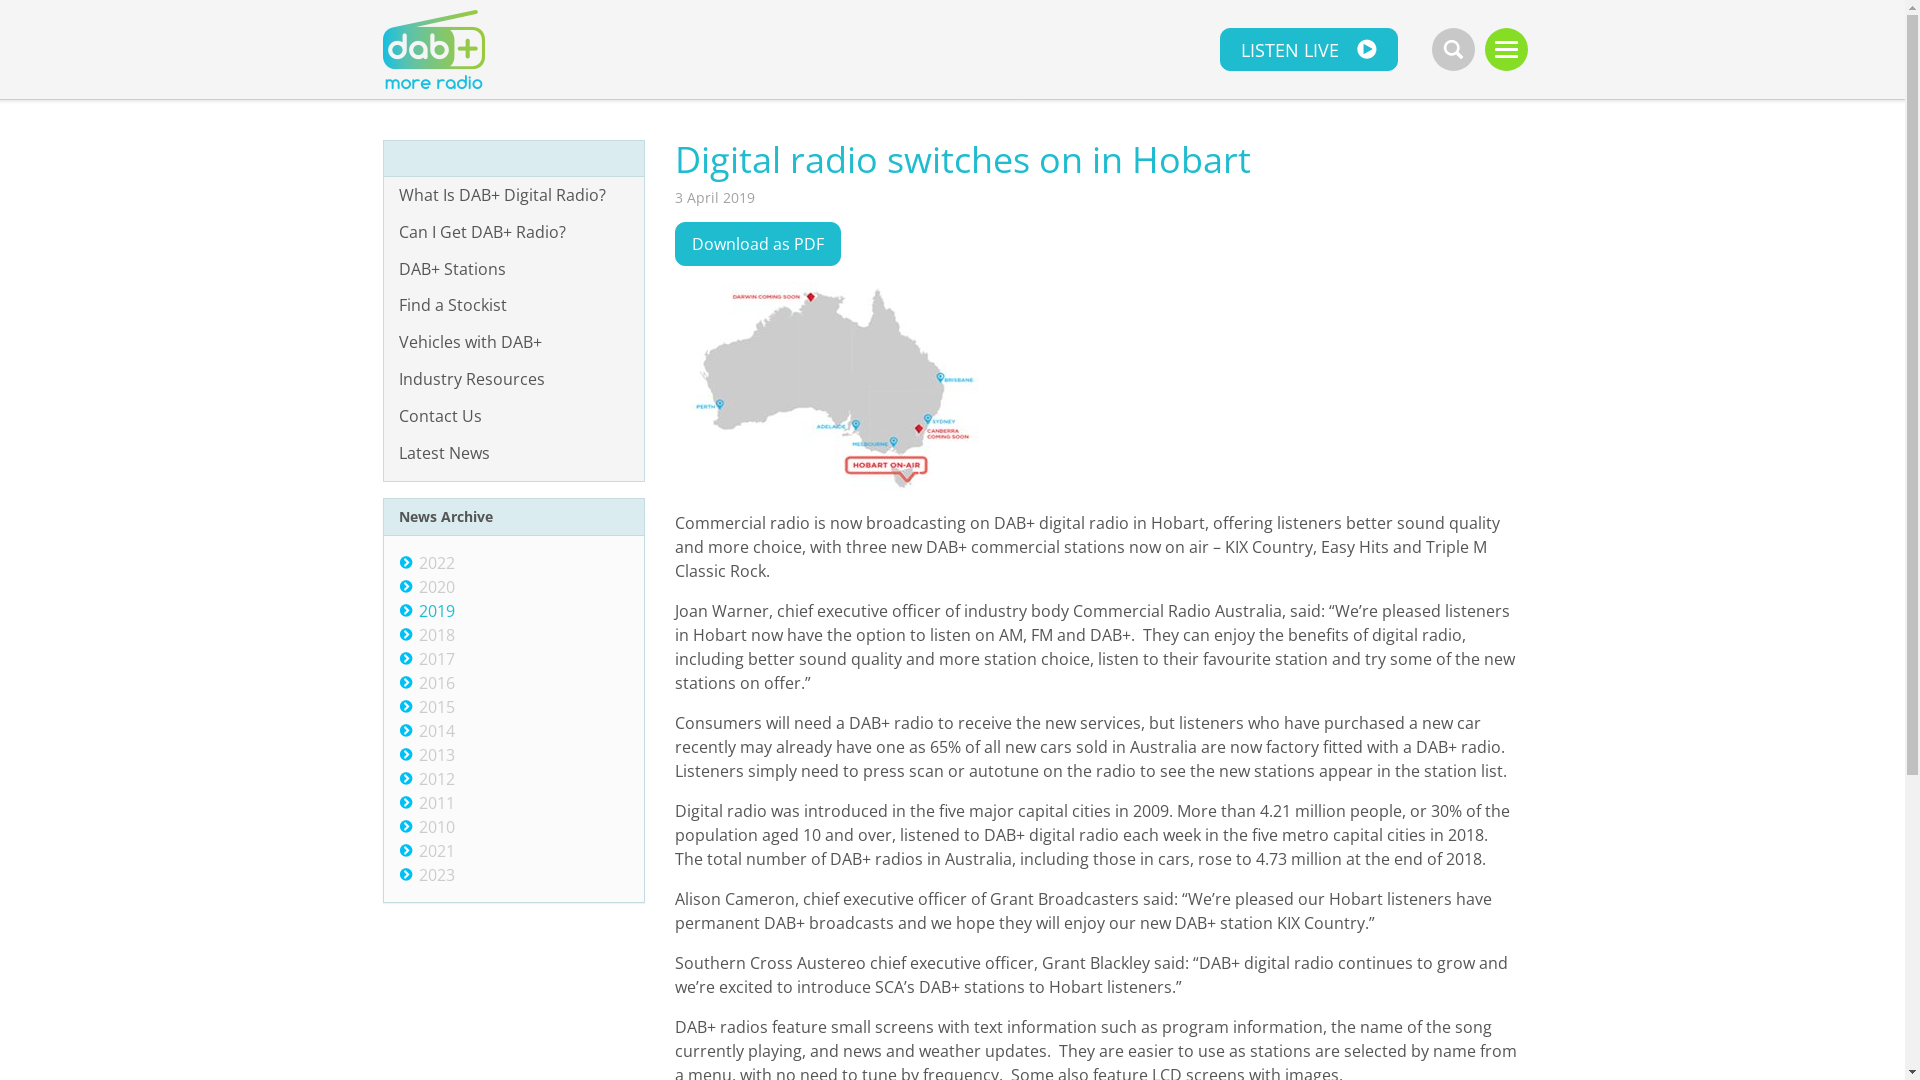 This screenshot has height=1080, width=1920. I want to click on 'What Is DAB+ Digital Radio?', so click(514, 195).